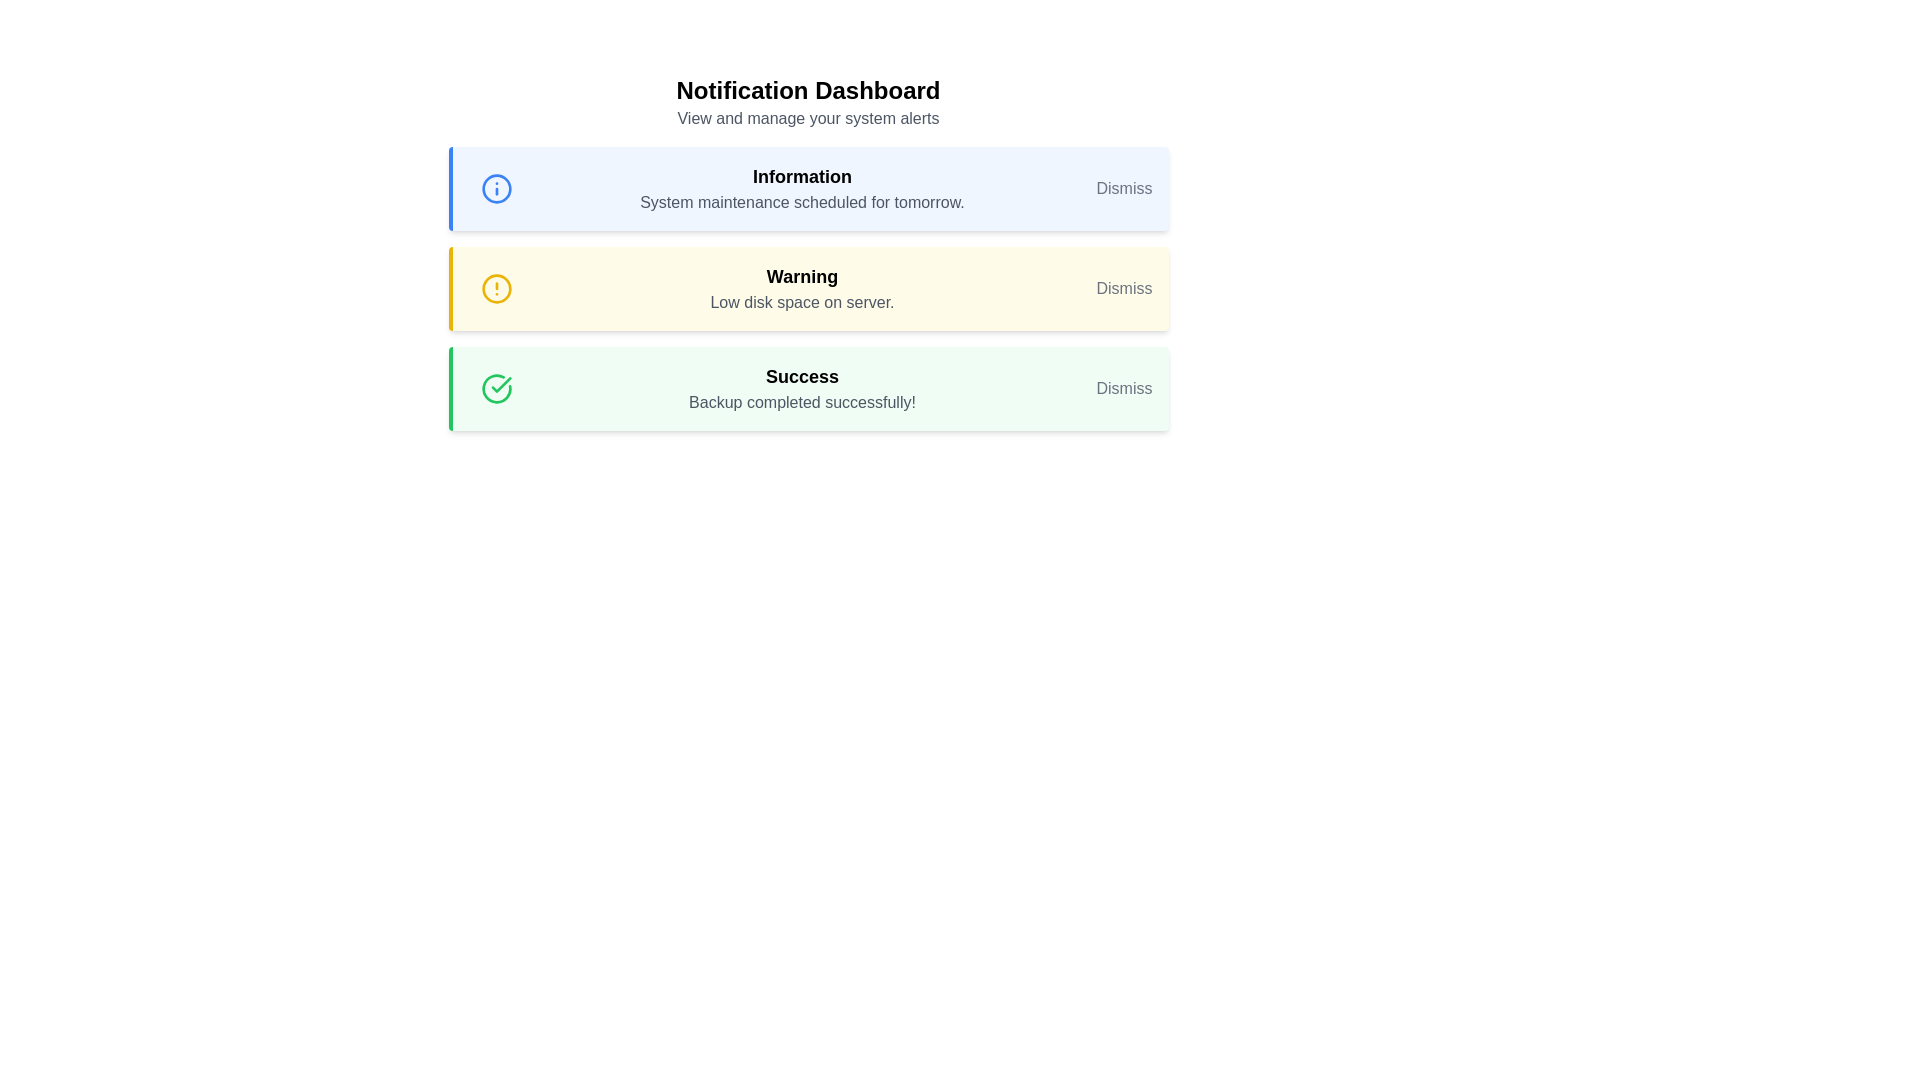 The height and width of the screenshot is (1080, 1920). What do you see at coordinates (1124, 289) in the screenshot?
I see `the 'Dismiss' button located on the right side of the warning notification box` at bounding box center [1124, 289].